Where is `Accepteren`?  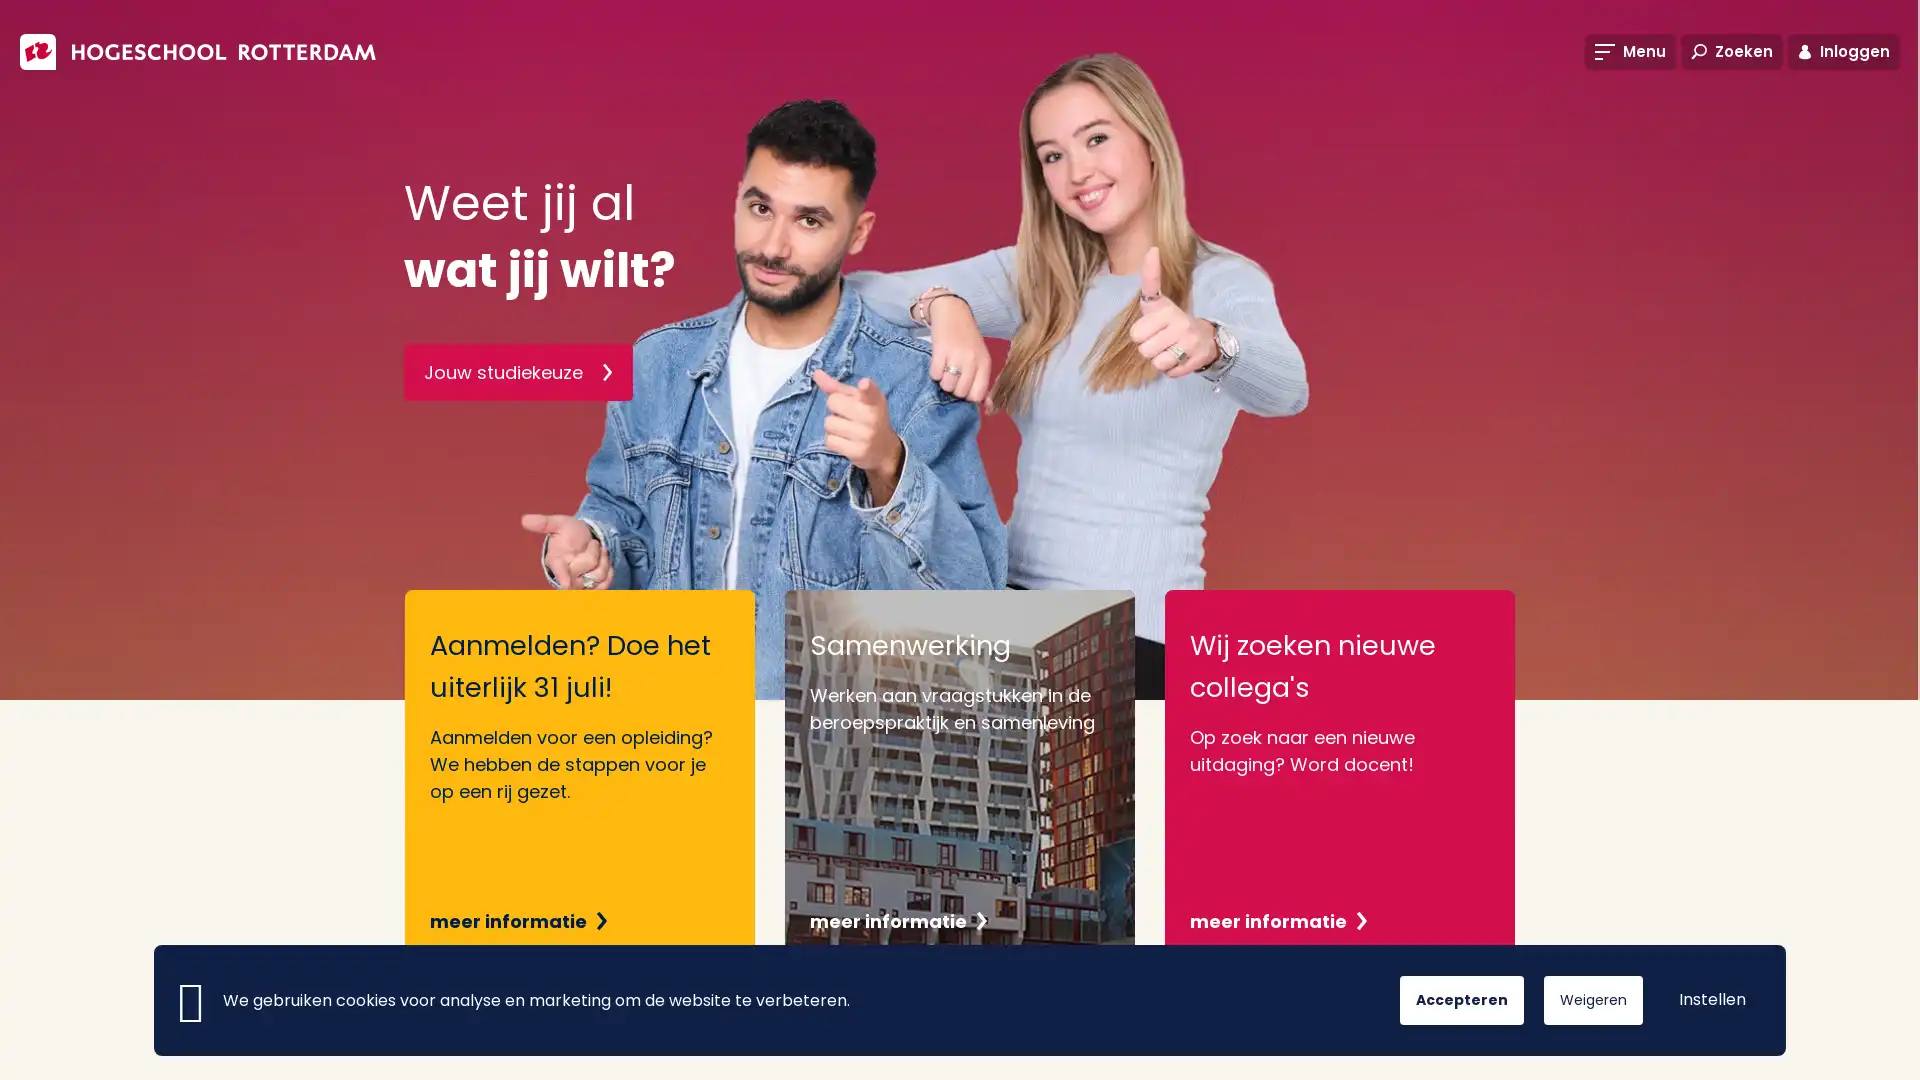
Accepteren is located at coordinates (1460, 1000).